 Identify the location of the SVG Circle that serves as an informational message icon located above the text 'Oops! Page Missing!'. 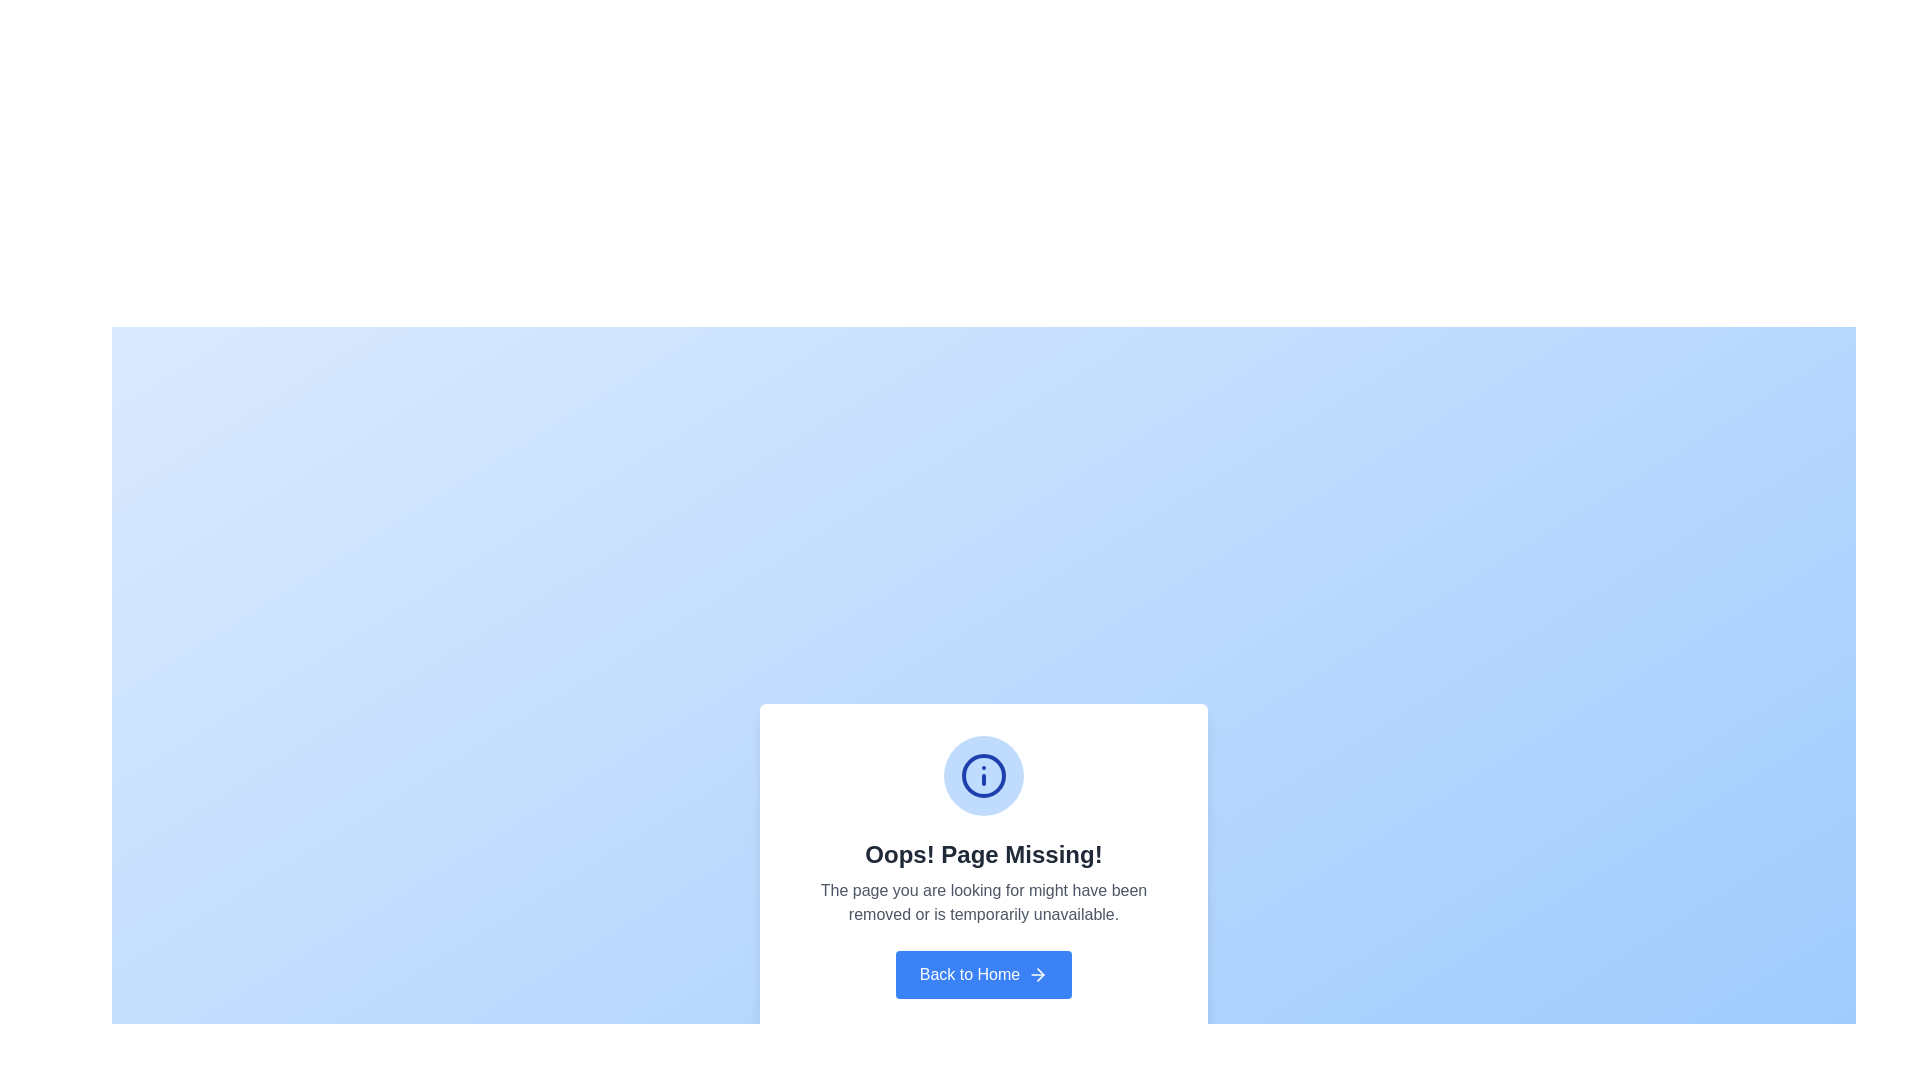
(983, 774).